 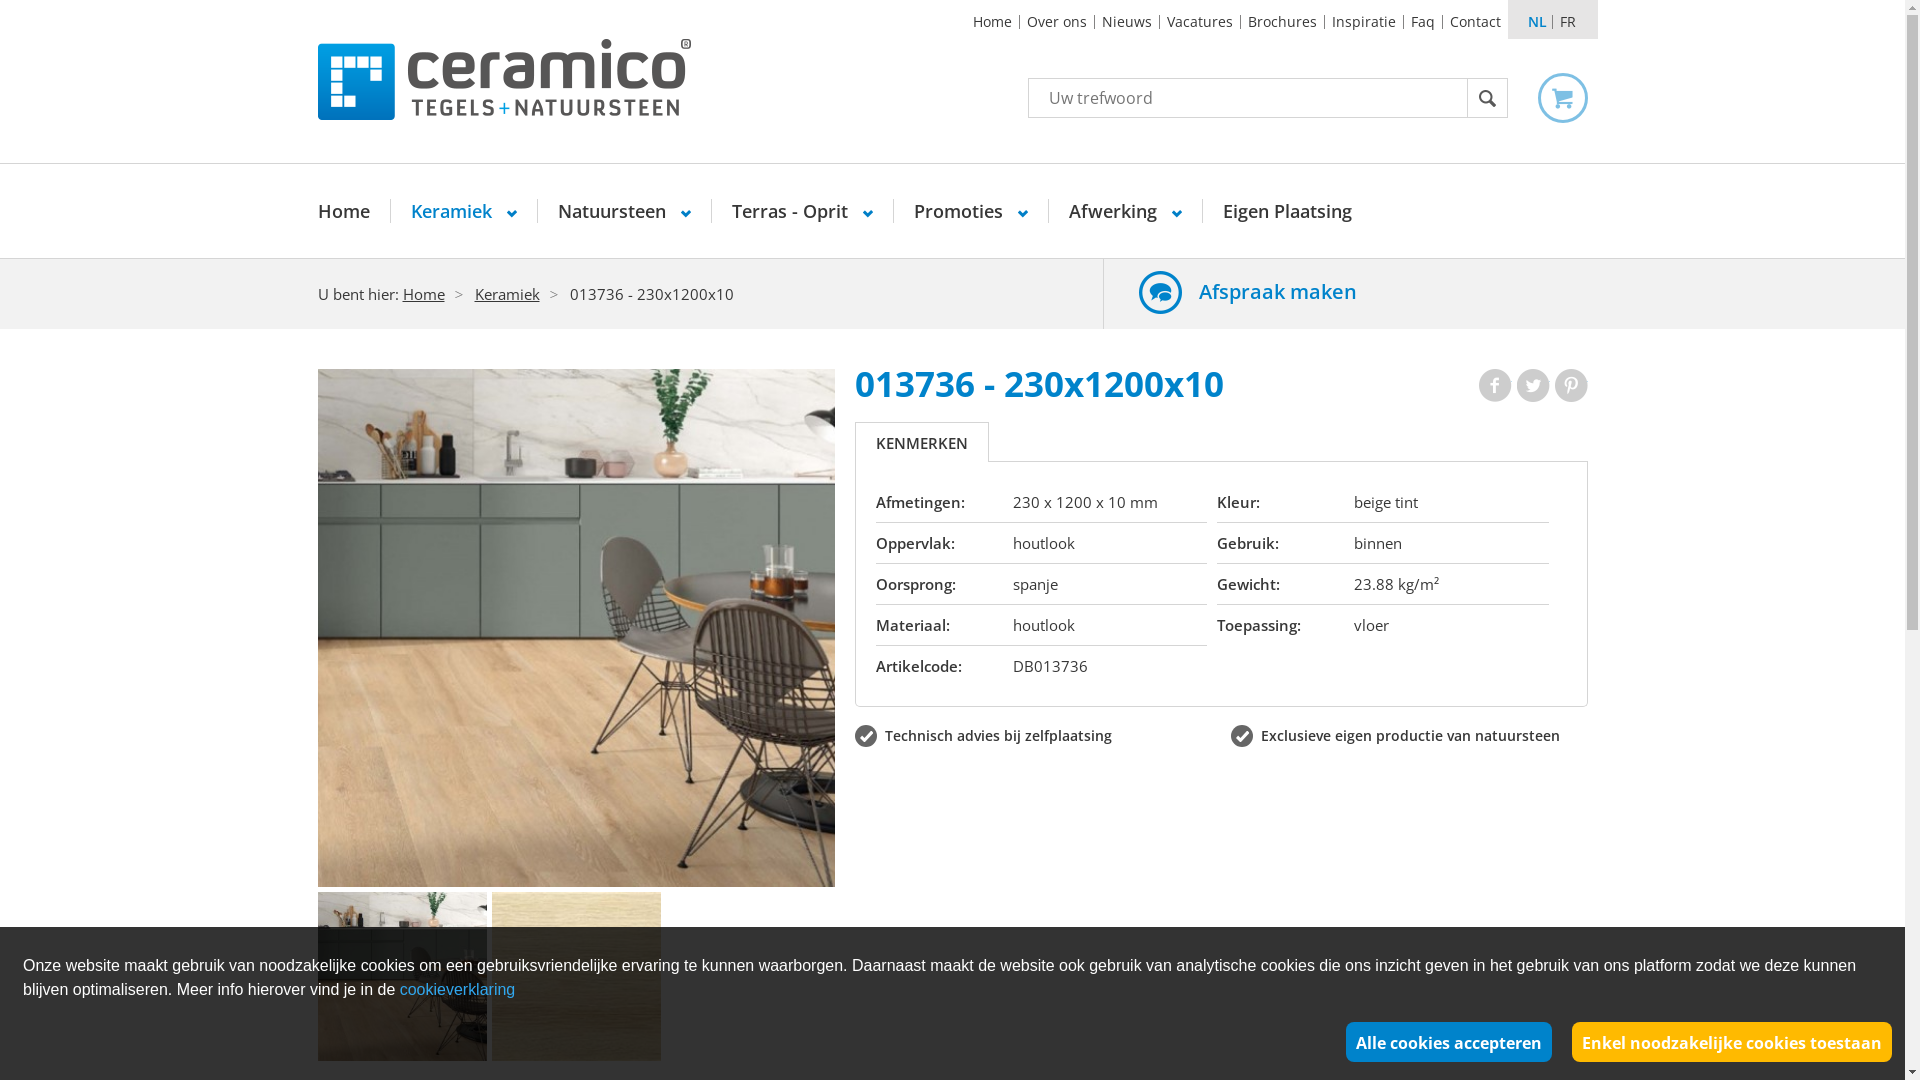 What do you see at coordinates (1362, 21) in the screenshot?
I see `'Inspiratie'` at bounding box center [1362, 21].